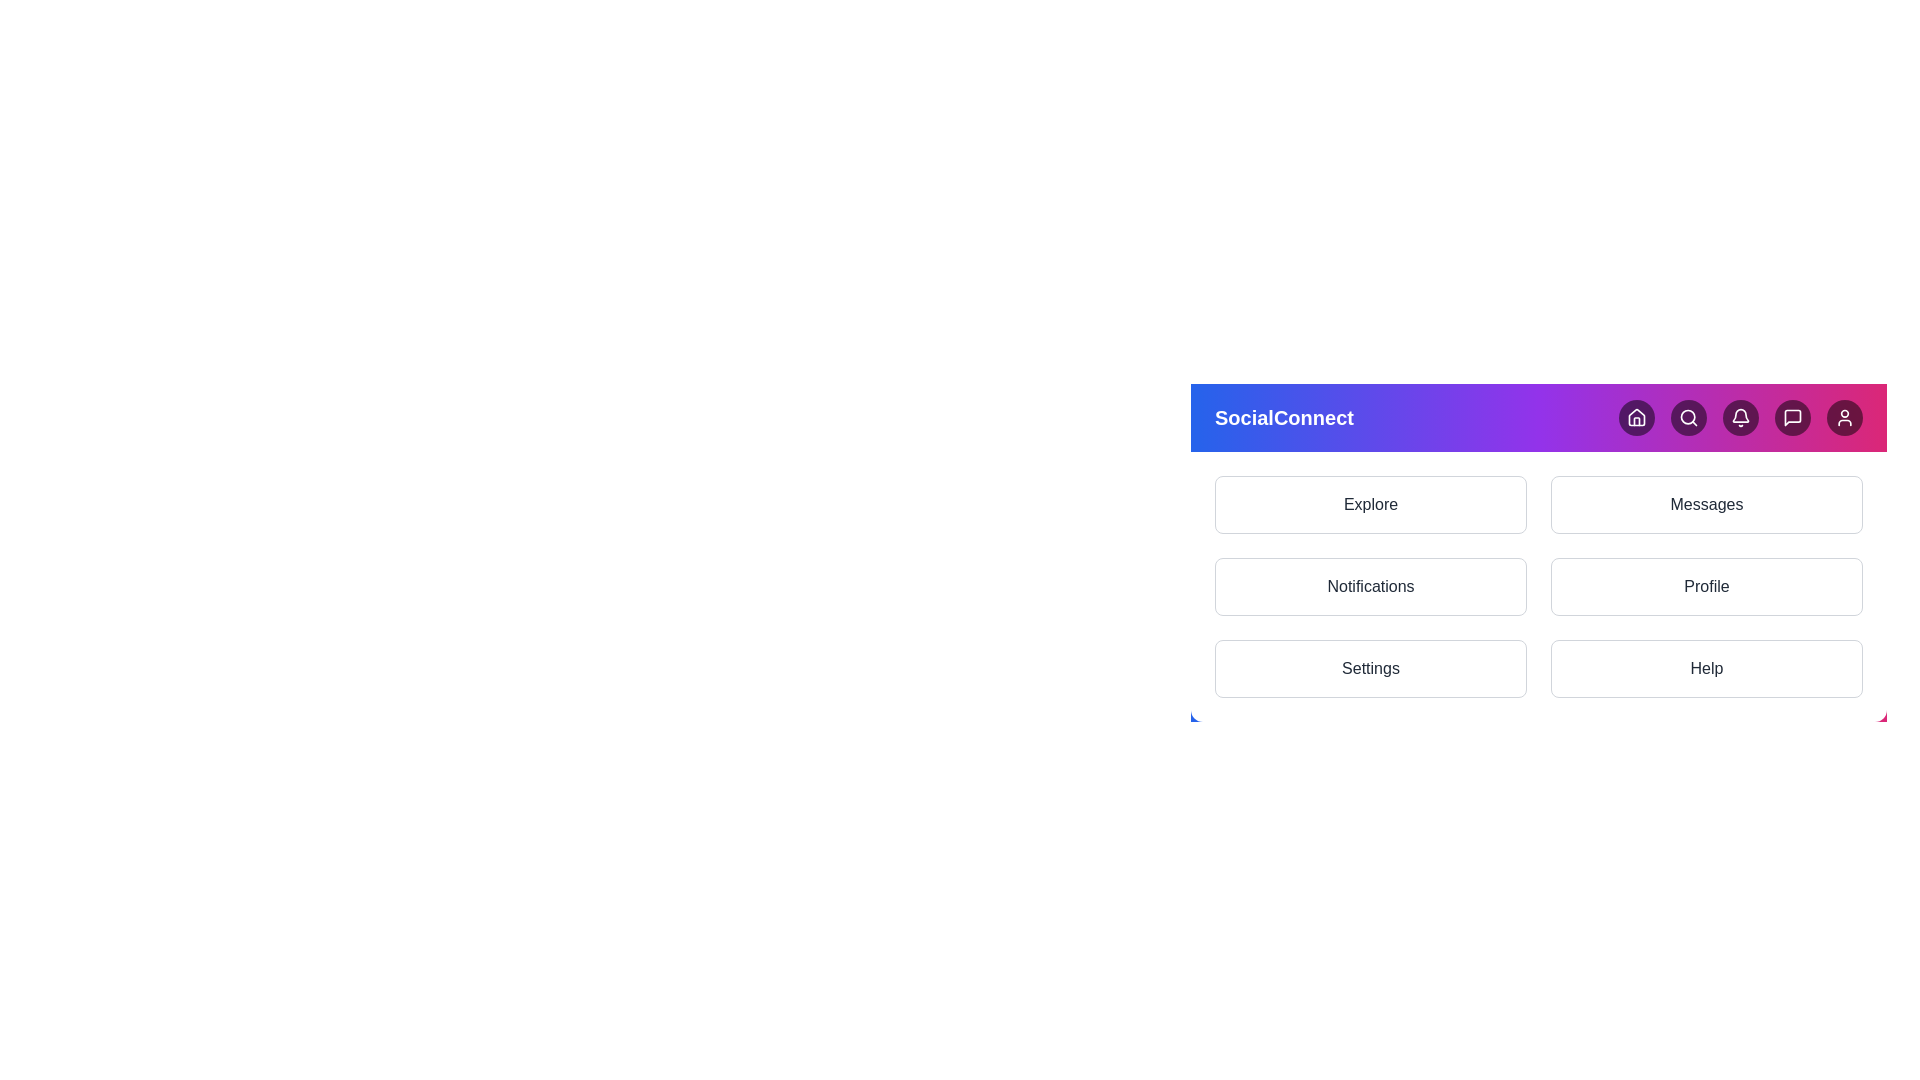  Describe the element at coordinates (1740, 416) in the screenshot. I see `the Notifications button in the navigation header` at that location.